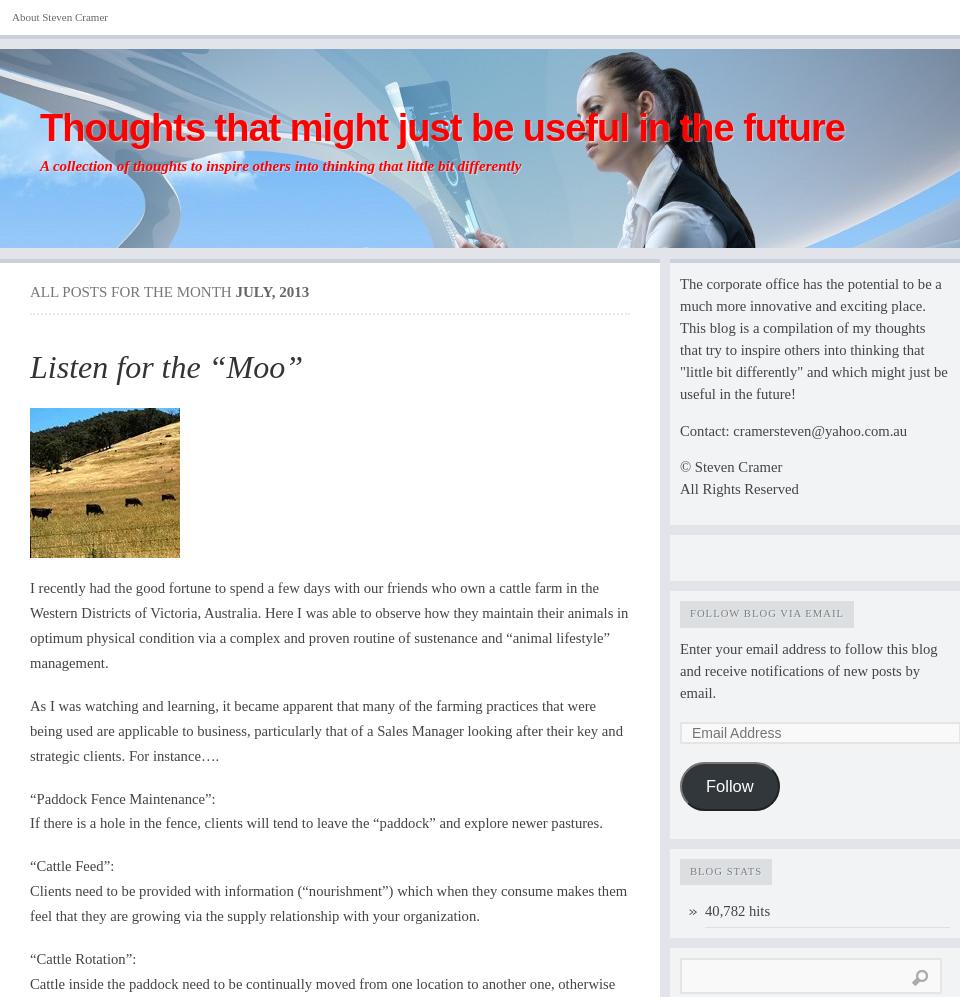 This screenshot has height=997, width=960. Describe the element at coordinates (83, 958) in the screenshot. I see `'“Cattle Rotation”:'` at that location.